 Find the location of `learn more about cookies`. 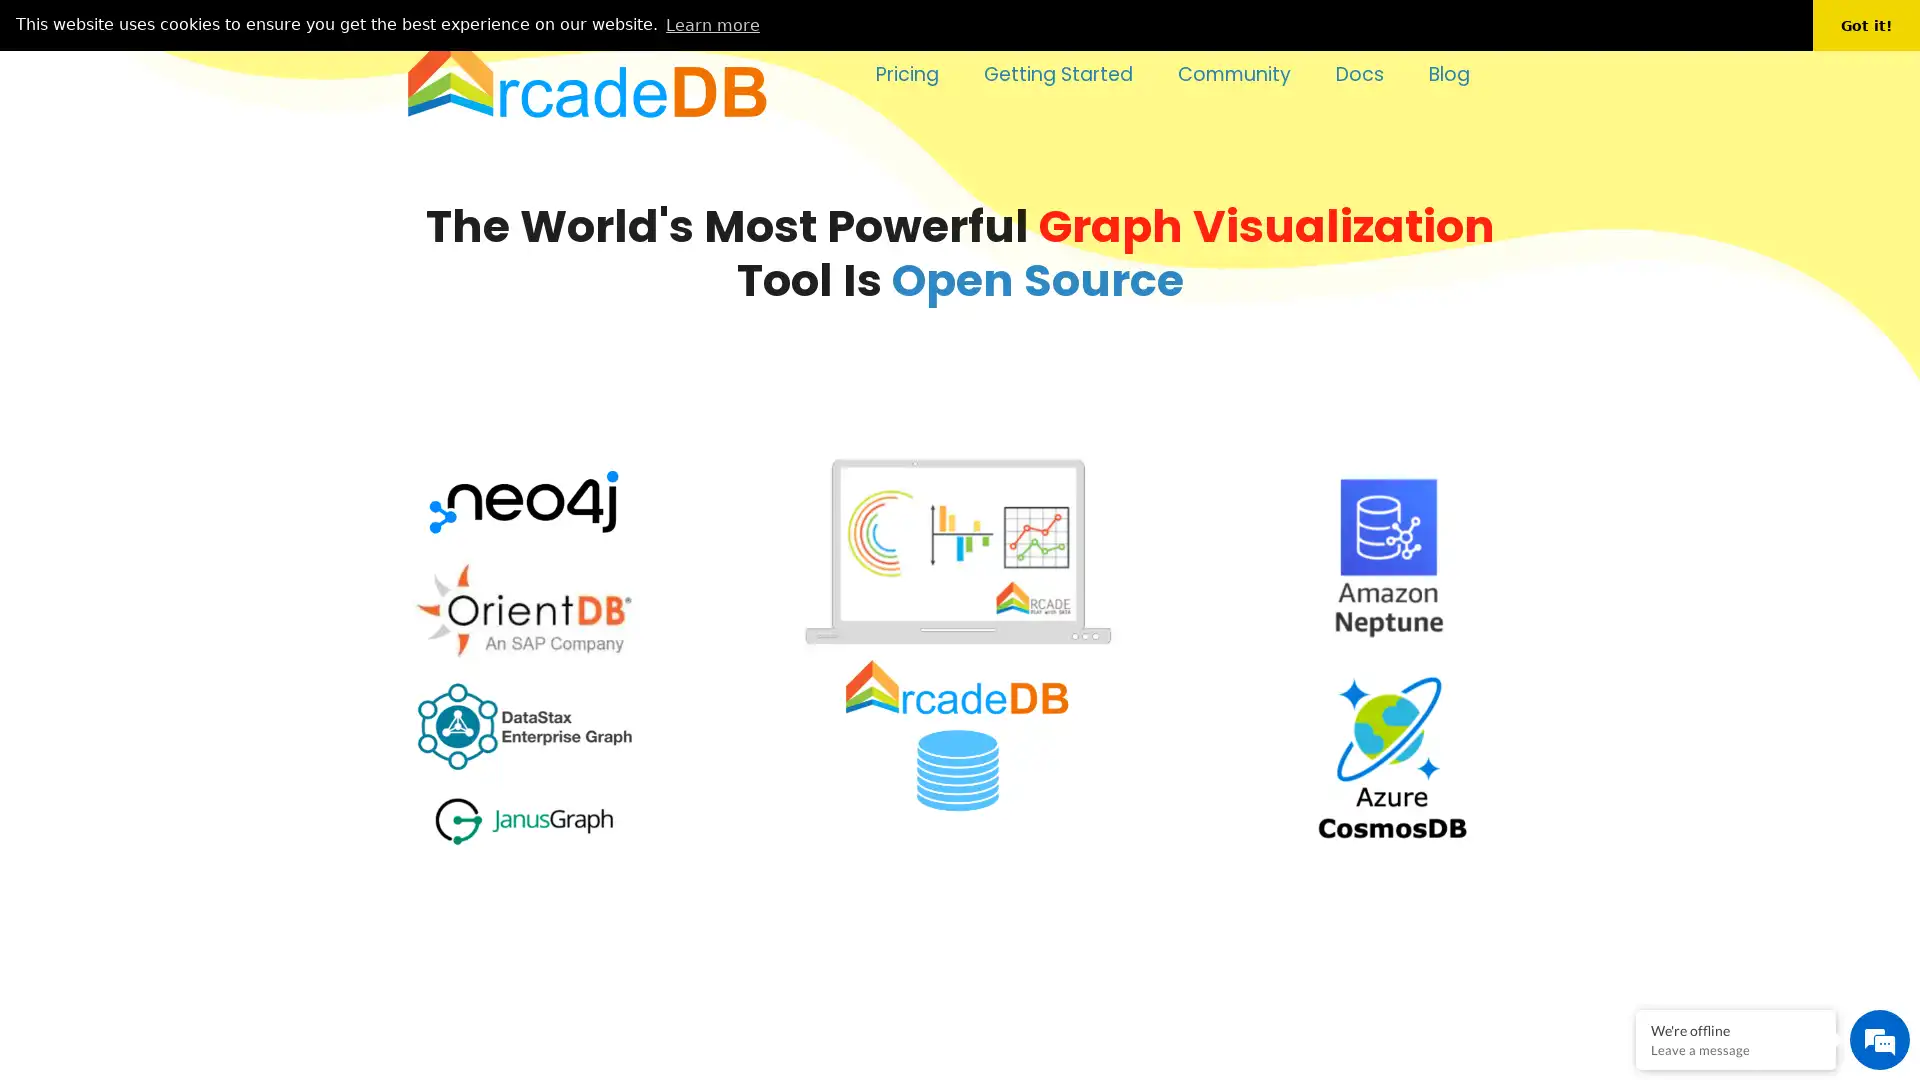

learn more about cookies is located at coordinates (713, 24).